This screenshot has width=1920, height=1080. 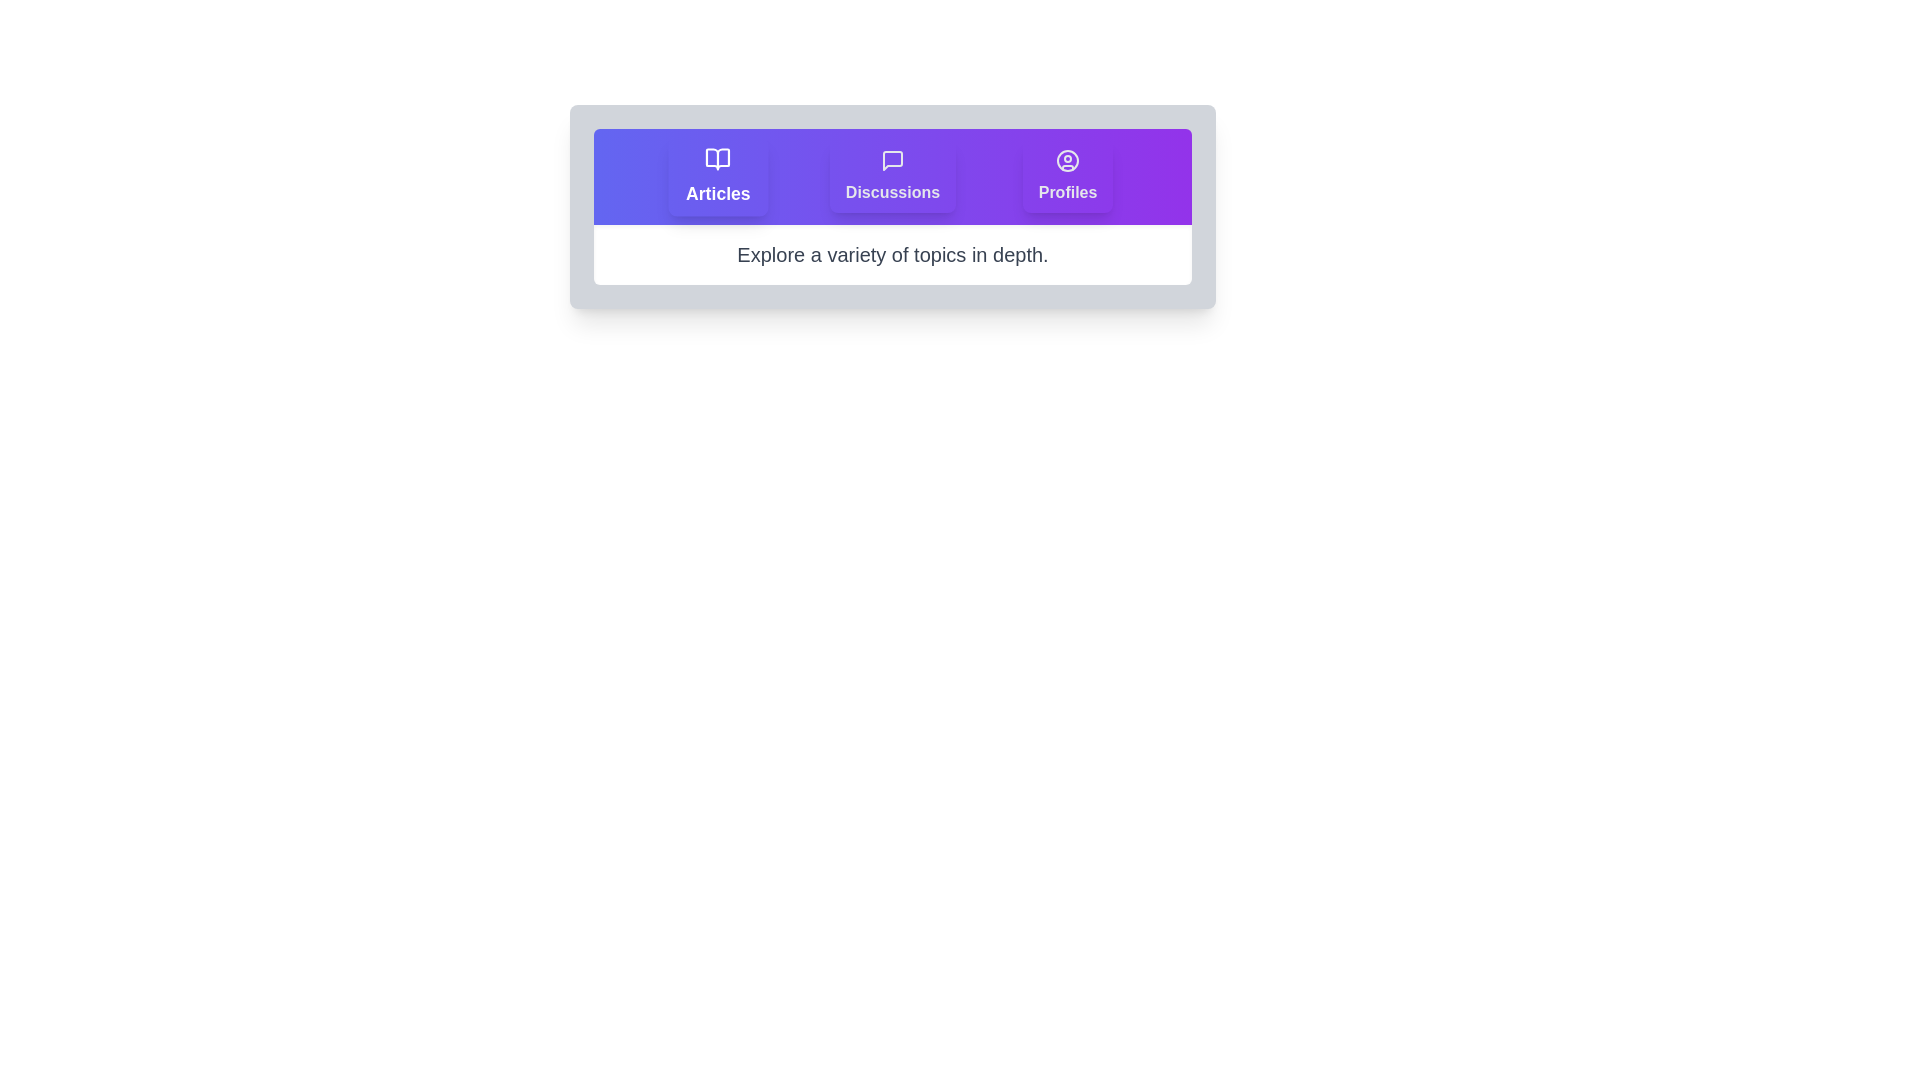 What do you see at coordinates (891, 176) in the screenshot?
I see `the tab labeled Discussions` at bounding box center [891, 176].